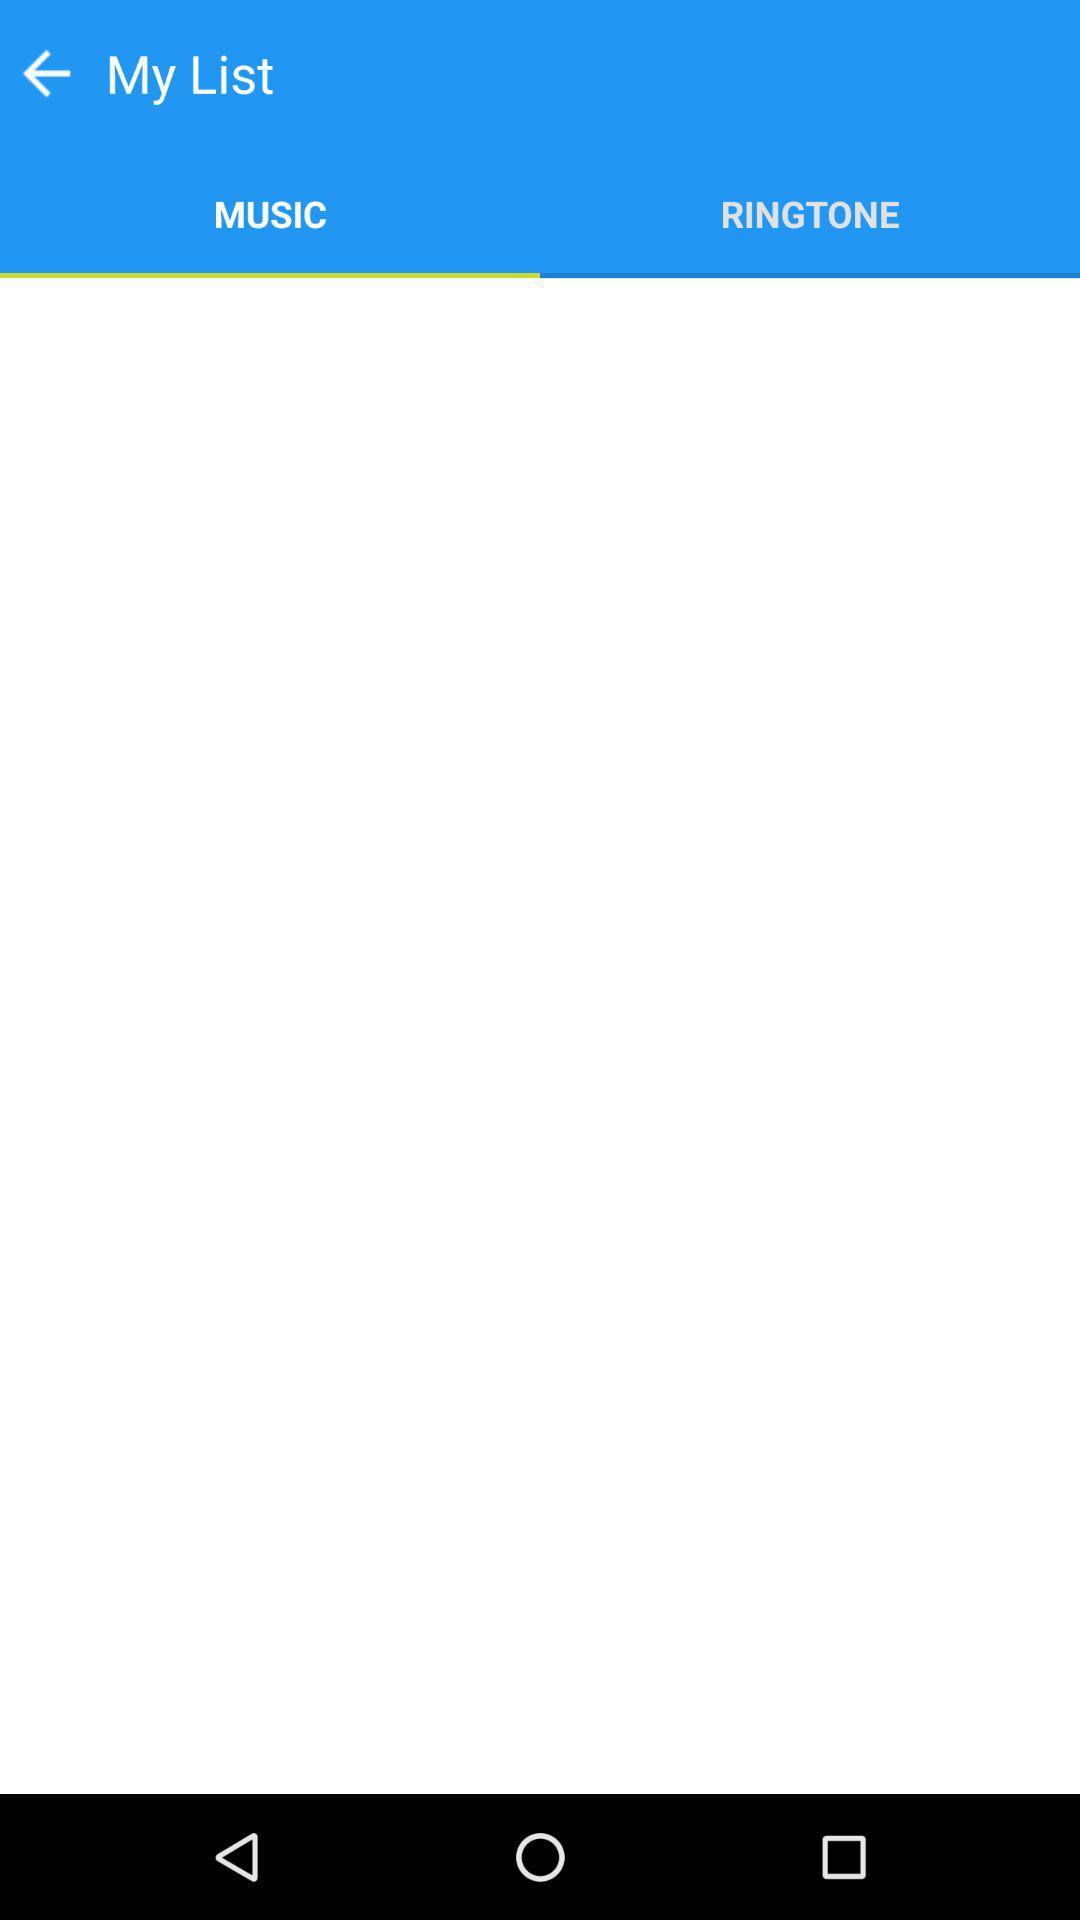  Describe the element at coordinates (45, 73) in the screenshot. I see `the icon above the music item` at that location.